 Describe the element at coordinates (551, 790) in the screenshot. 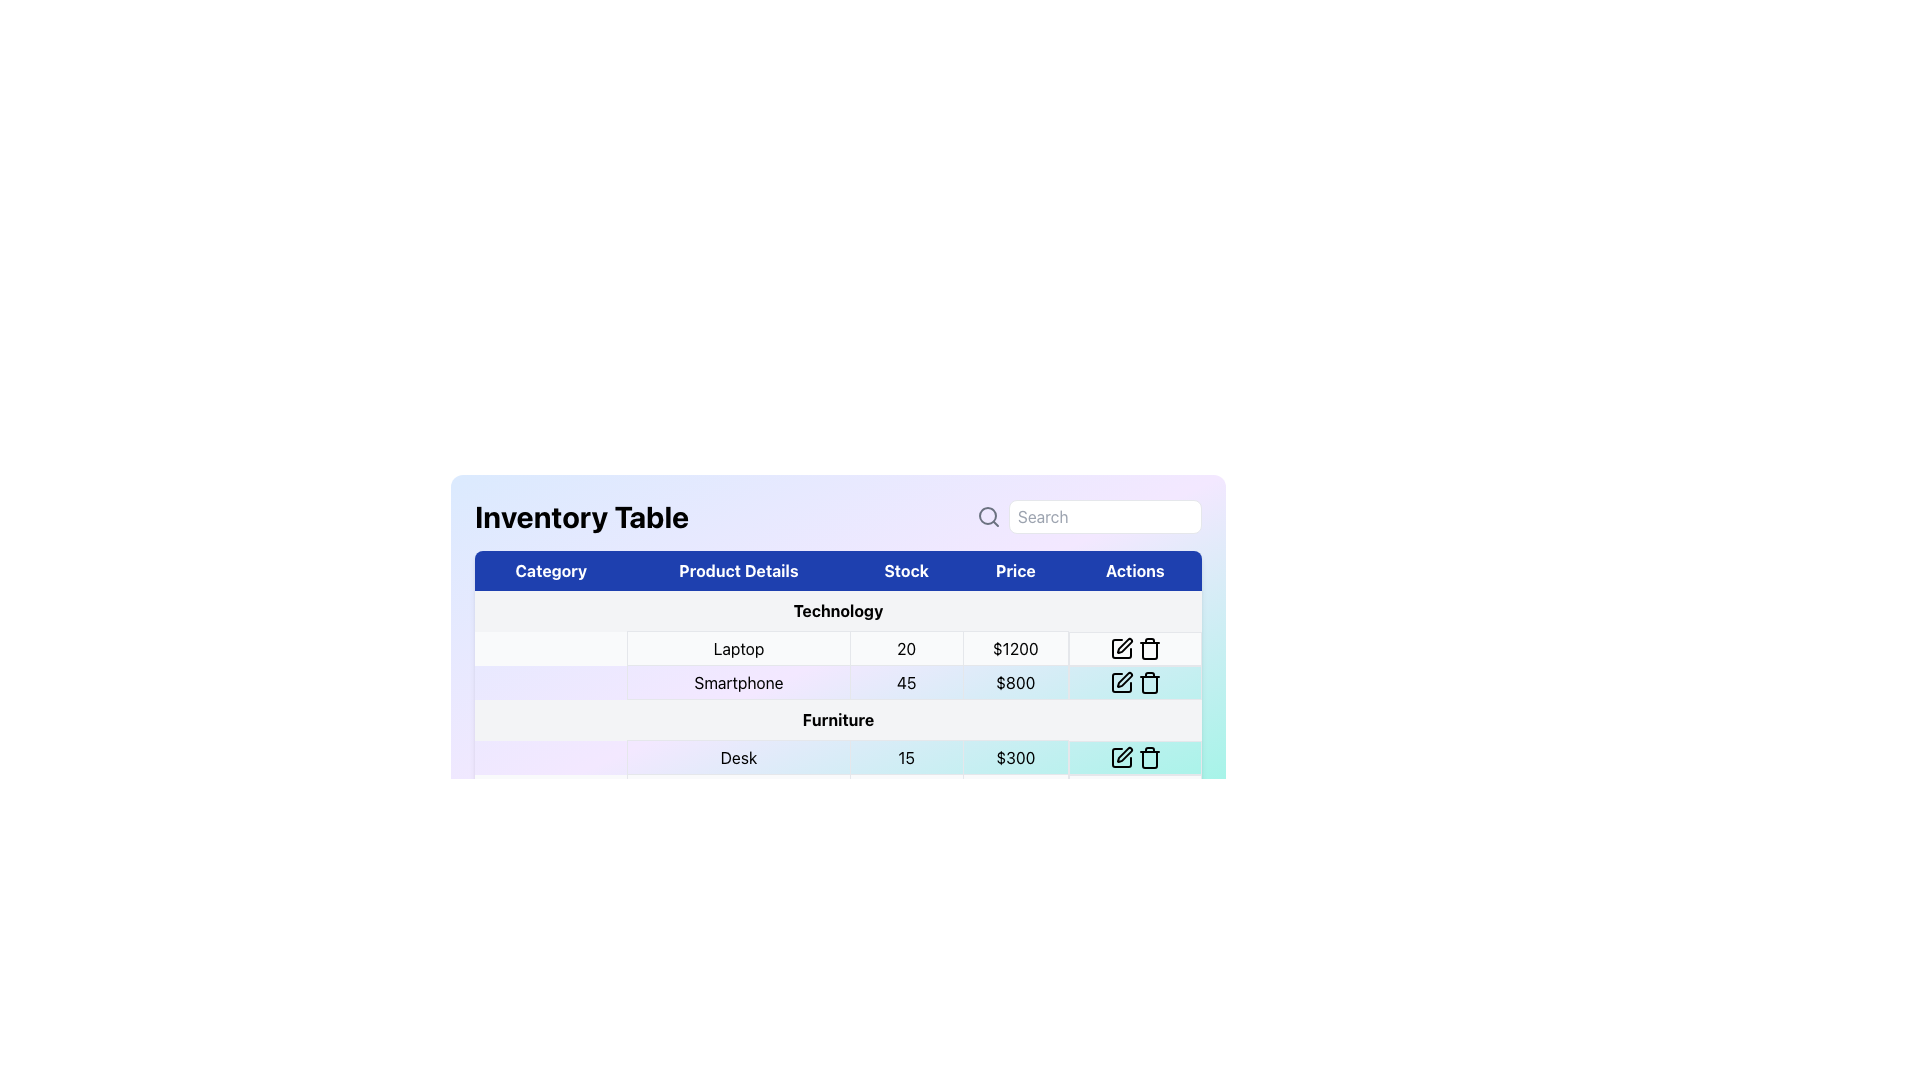

I see `the blank cell in the first column of the row containing 'Chair', which serves as a placeholder in the table layout` at that location.